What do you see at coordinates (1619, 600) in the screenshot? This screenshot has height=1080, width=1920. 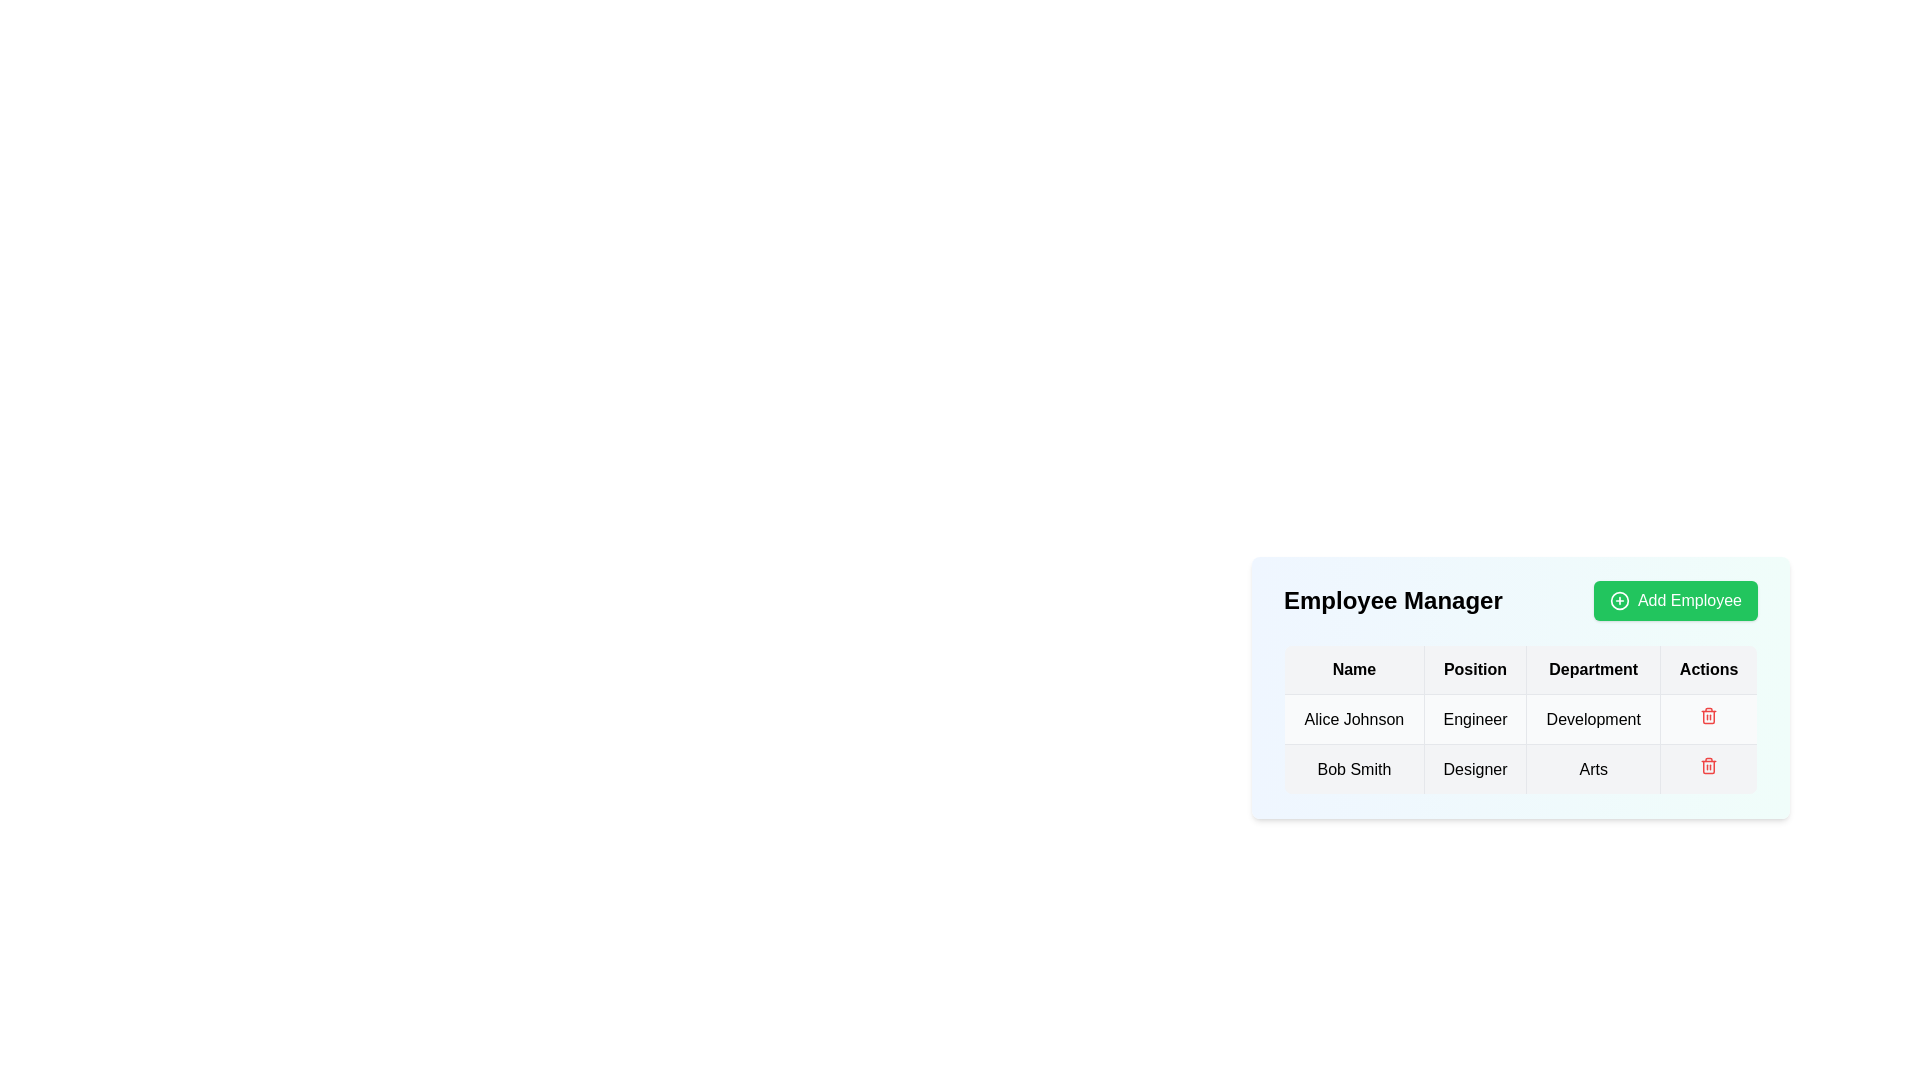 I see `the circular icon element with a green border that contains a plus symbol, located near the 'Add Employee' text in the top right corner of the 'Employee Manager' section` at bounding box center [1619, 600].